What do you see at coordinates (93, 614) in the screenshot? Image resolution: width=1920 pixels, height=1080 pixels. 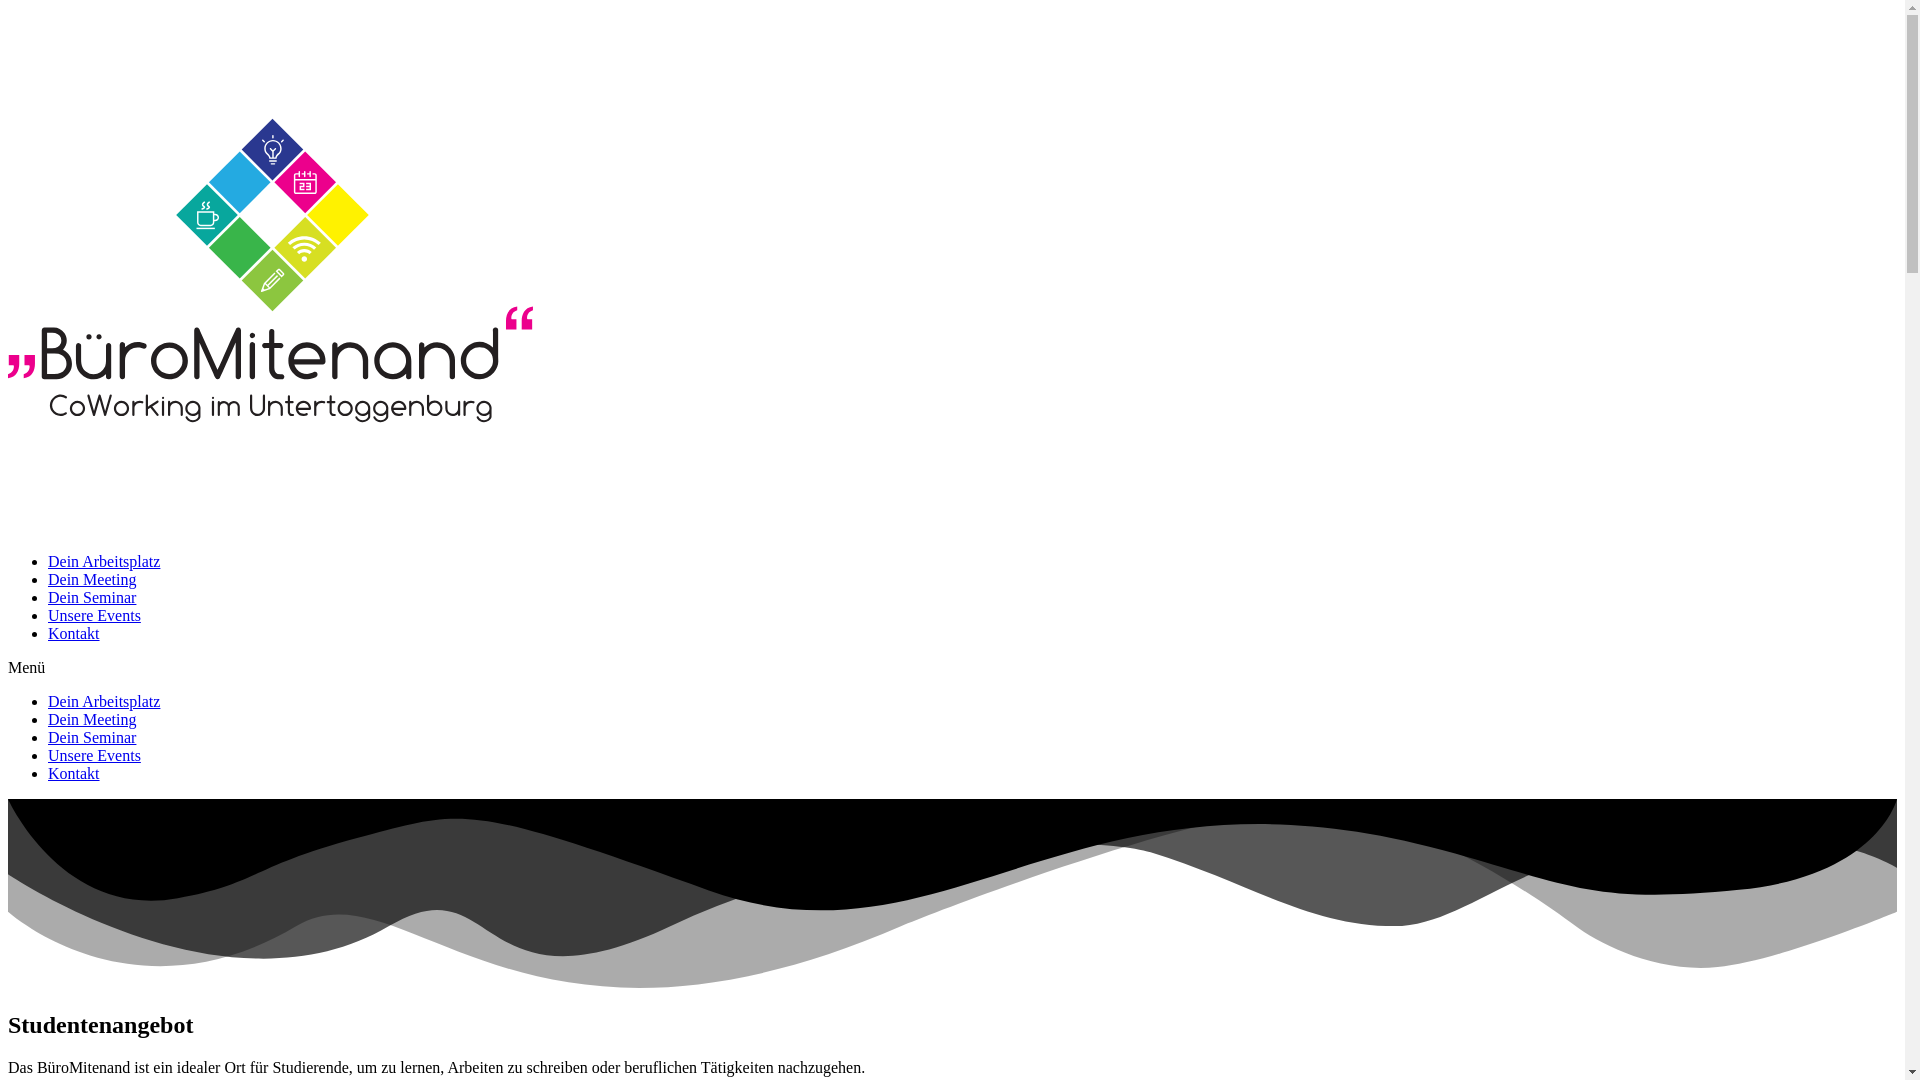 I see `'Unsere Events'` at bounding box center [93, 614].